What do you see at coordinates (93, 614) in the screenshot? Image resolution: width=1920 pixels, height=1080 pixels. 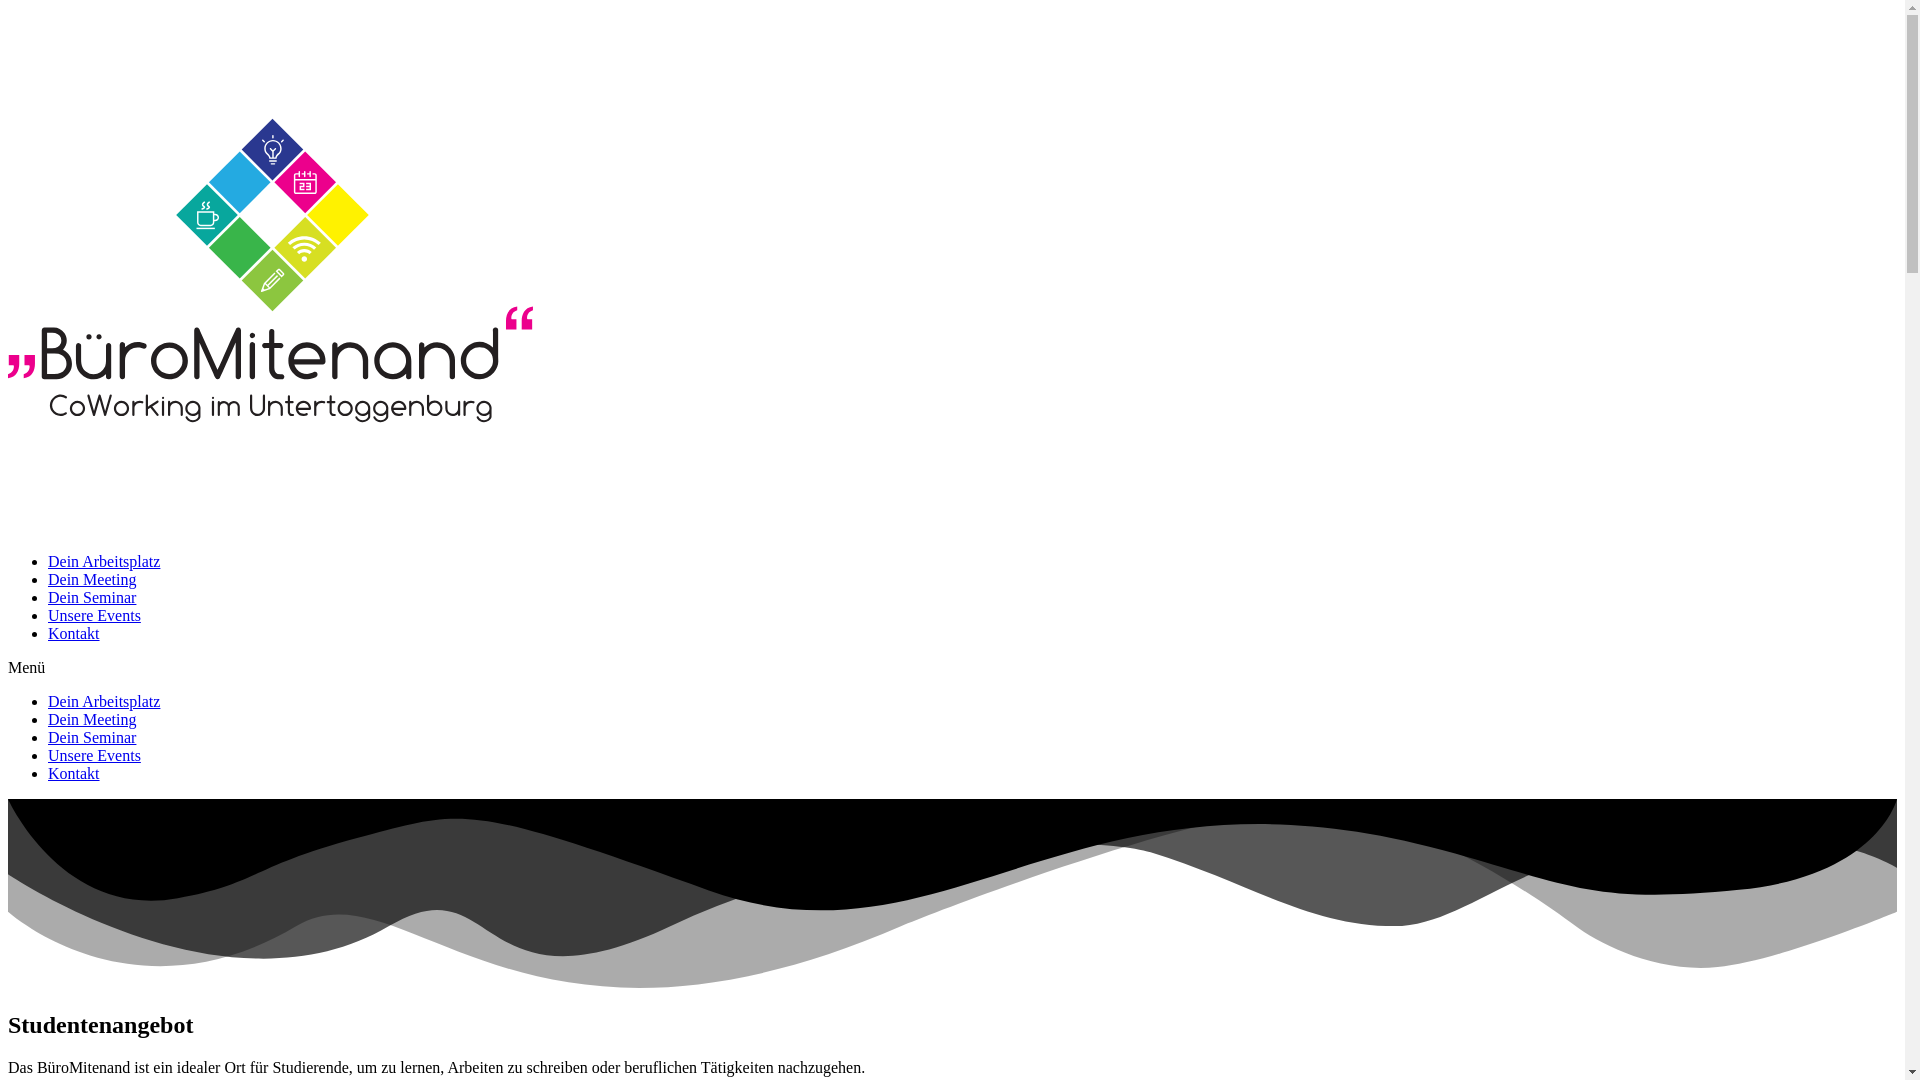 I see `'Unsere Events'` at bounding box center [93, 614].